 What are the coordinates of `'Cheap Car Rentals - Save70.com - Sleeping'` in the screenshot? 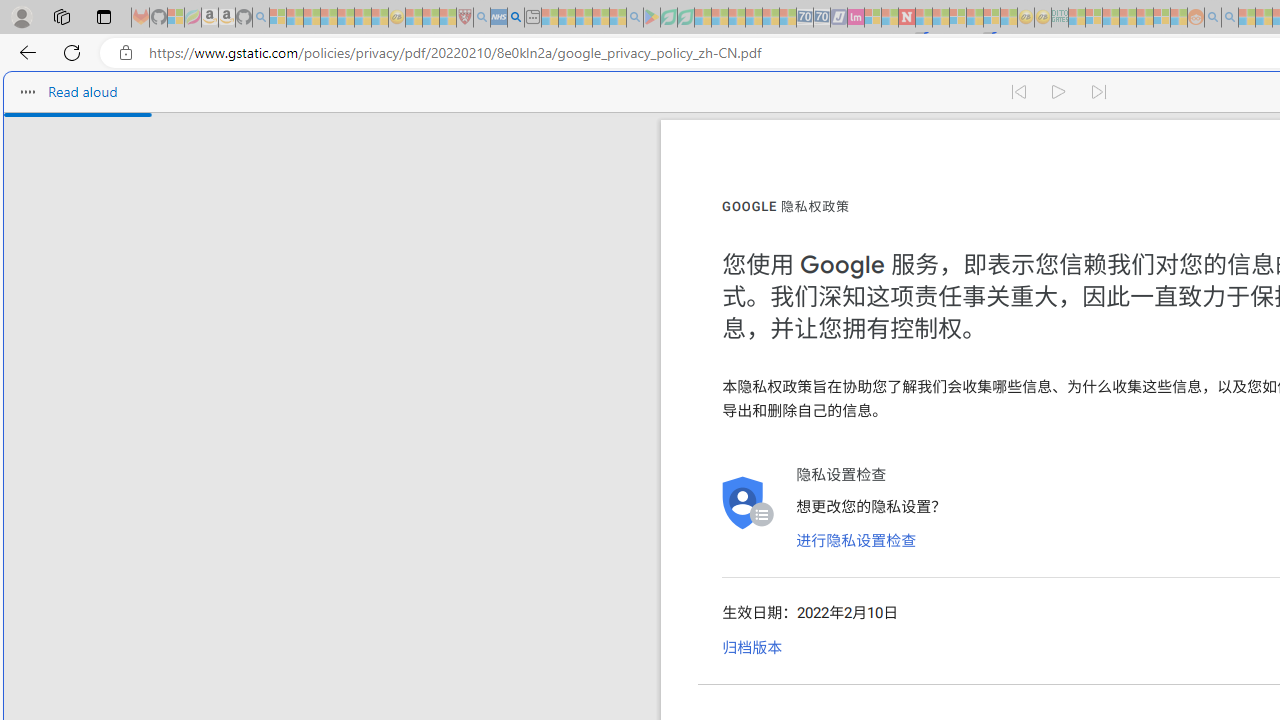 It's located at (805, 17).